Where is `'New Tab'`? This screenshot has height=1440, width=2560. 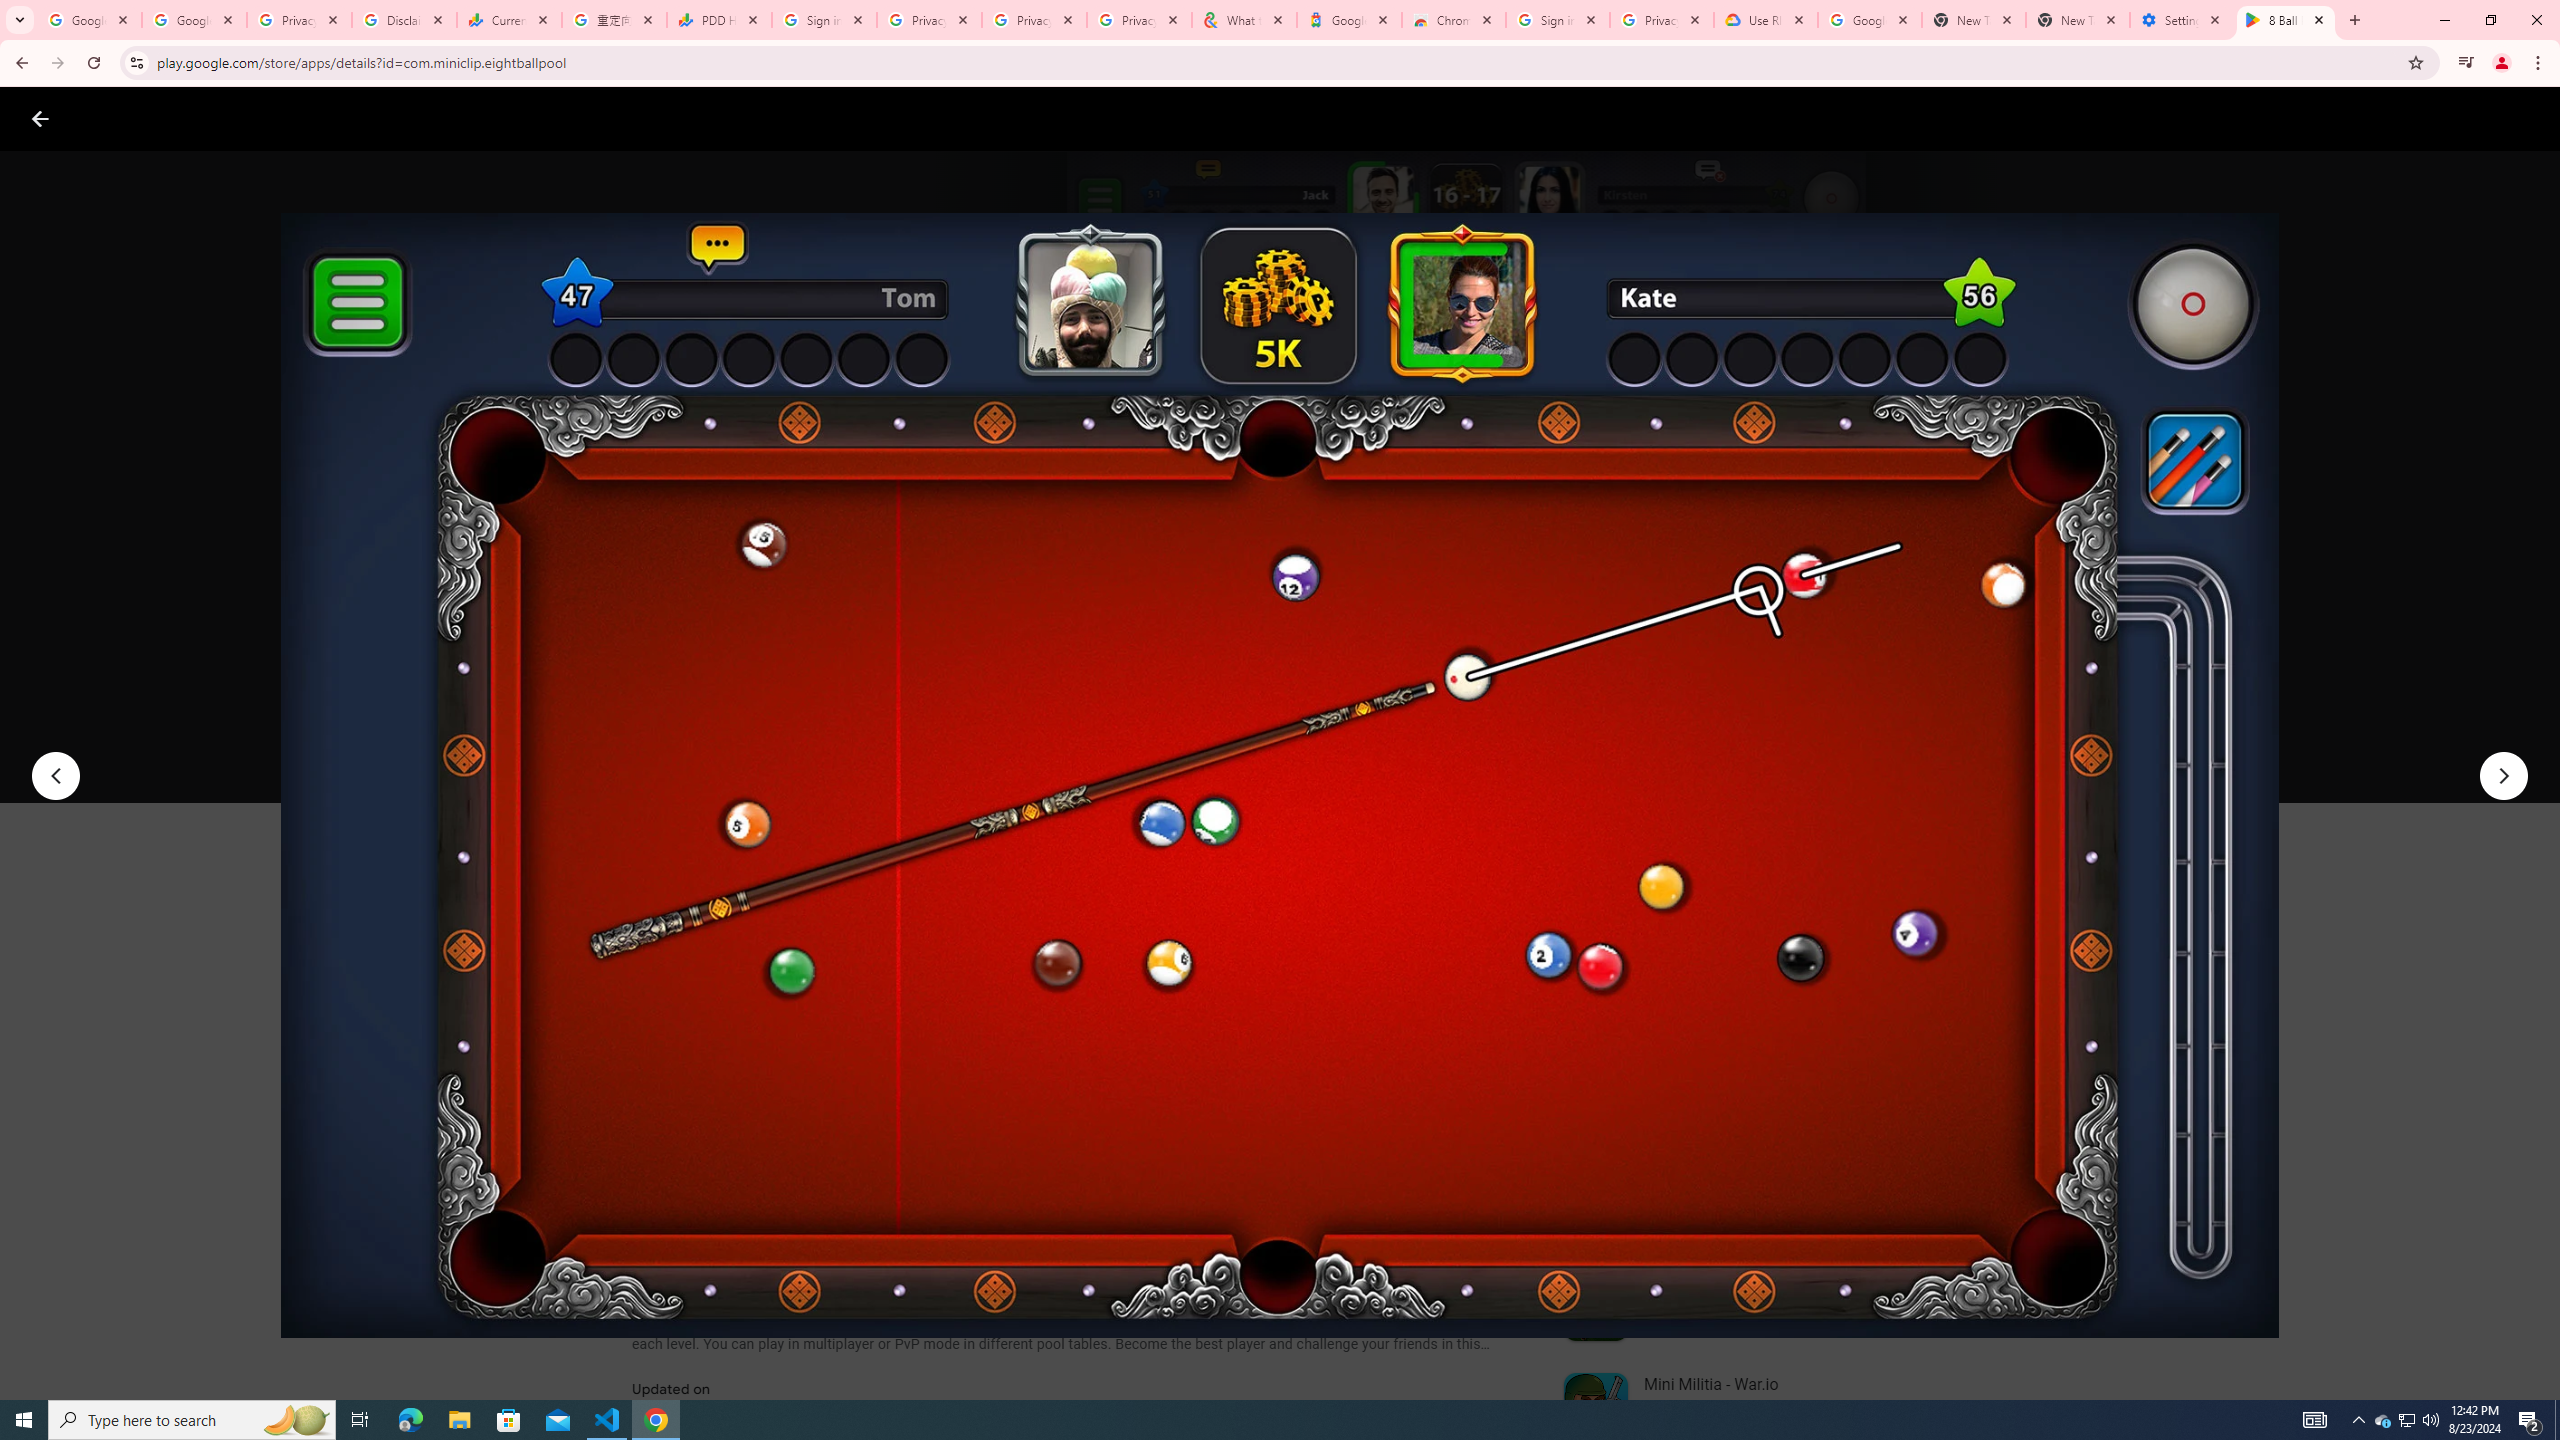
'New Tab' is located at coordinates (2078, 19).